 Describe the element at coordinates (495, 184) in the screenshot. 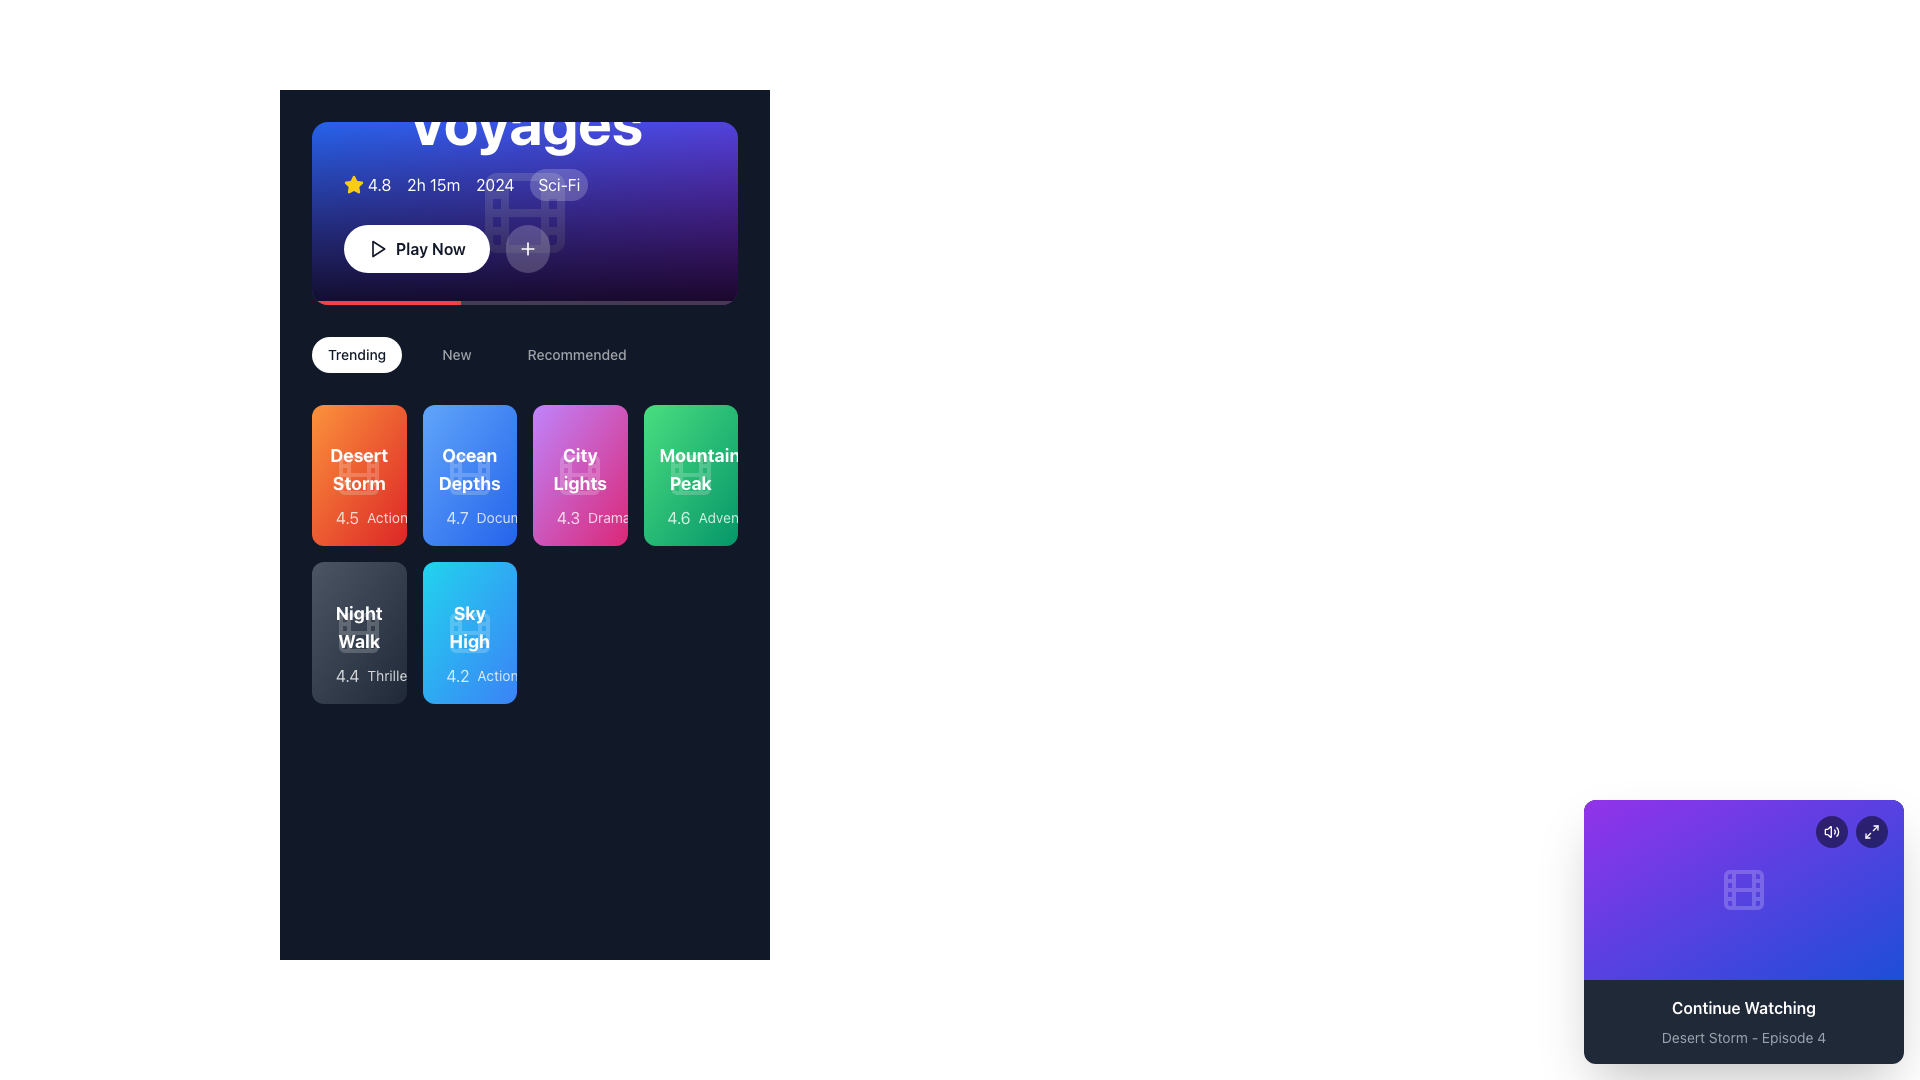

I see `the textual element displaying the year '2024' in white against a purple background, located between '2h 15m' and 'Sci-Fi'` at that location.